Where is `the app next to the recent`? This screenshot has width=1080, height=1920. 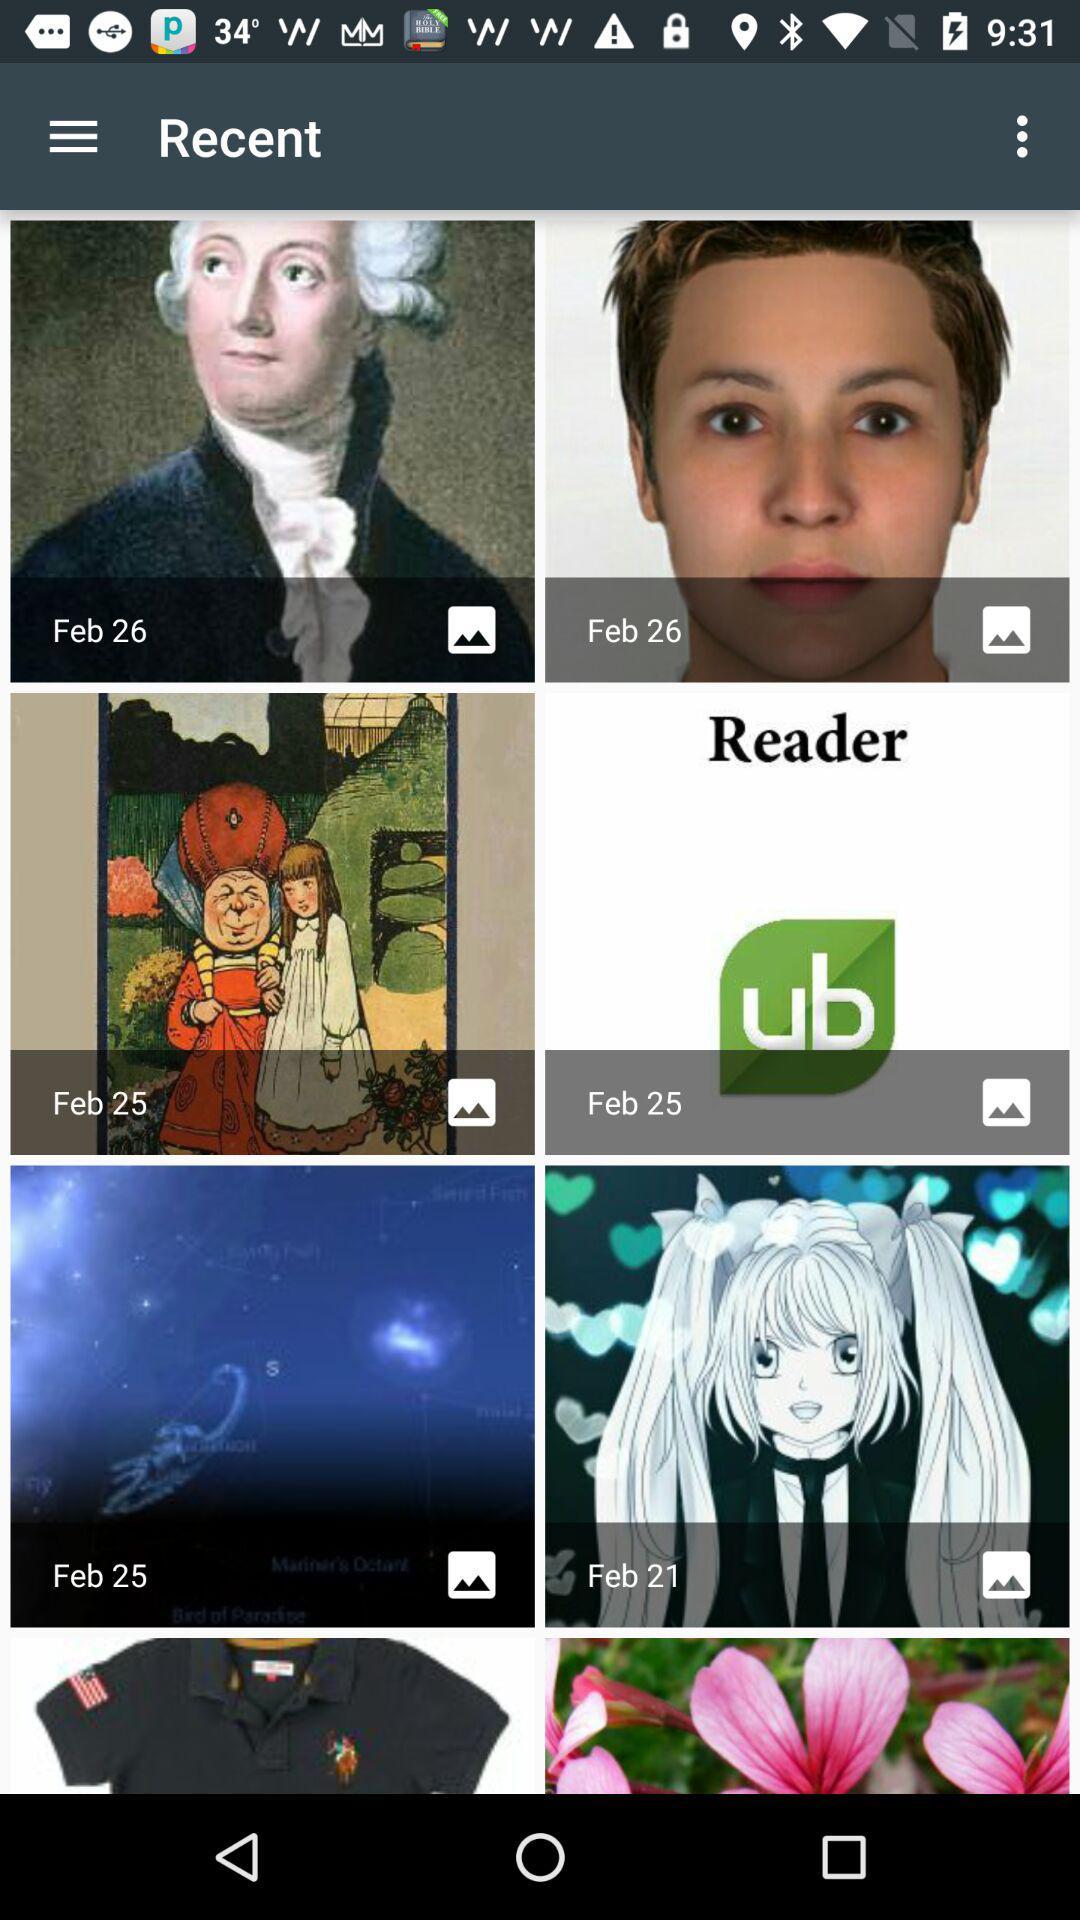 the app next to the recent is located at coordinates (72, 135).